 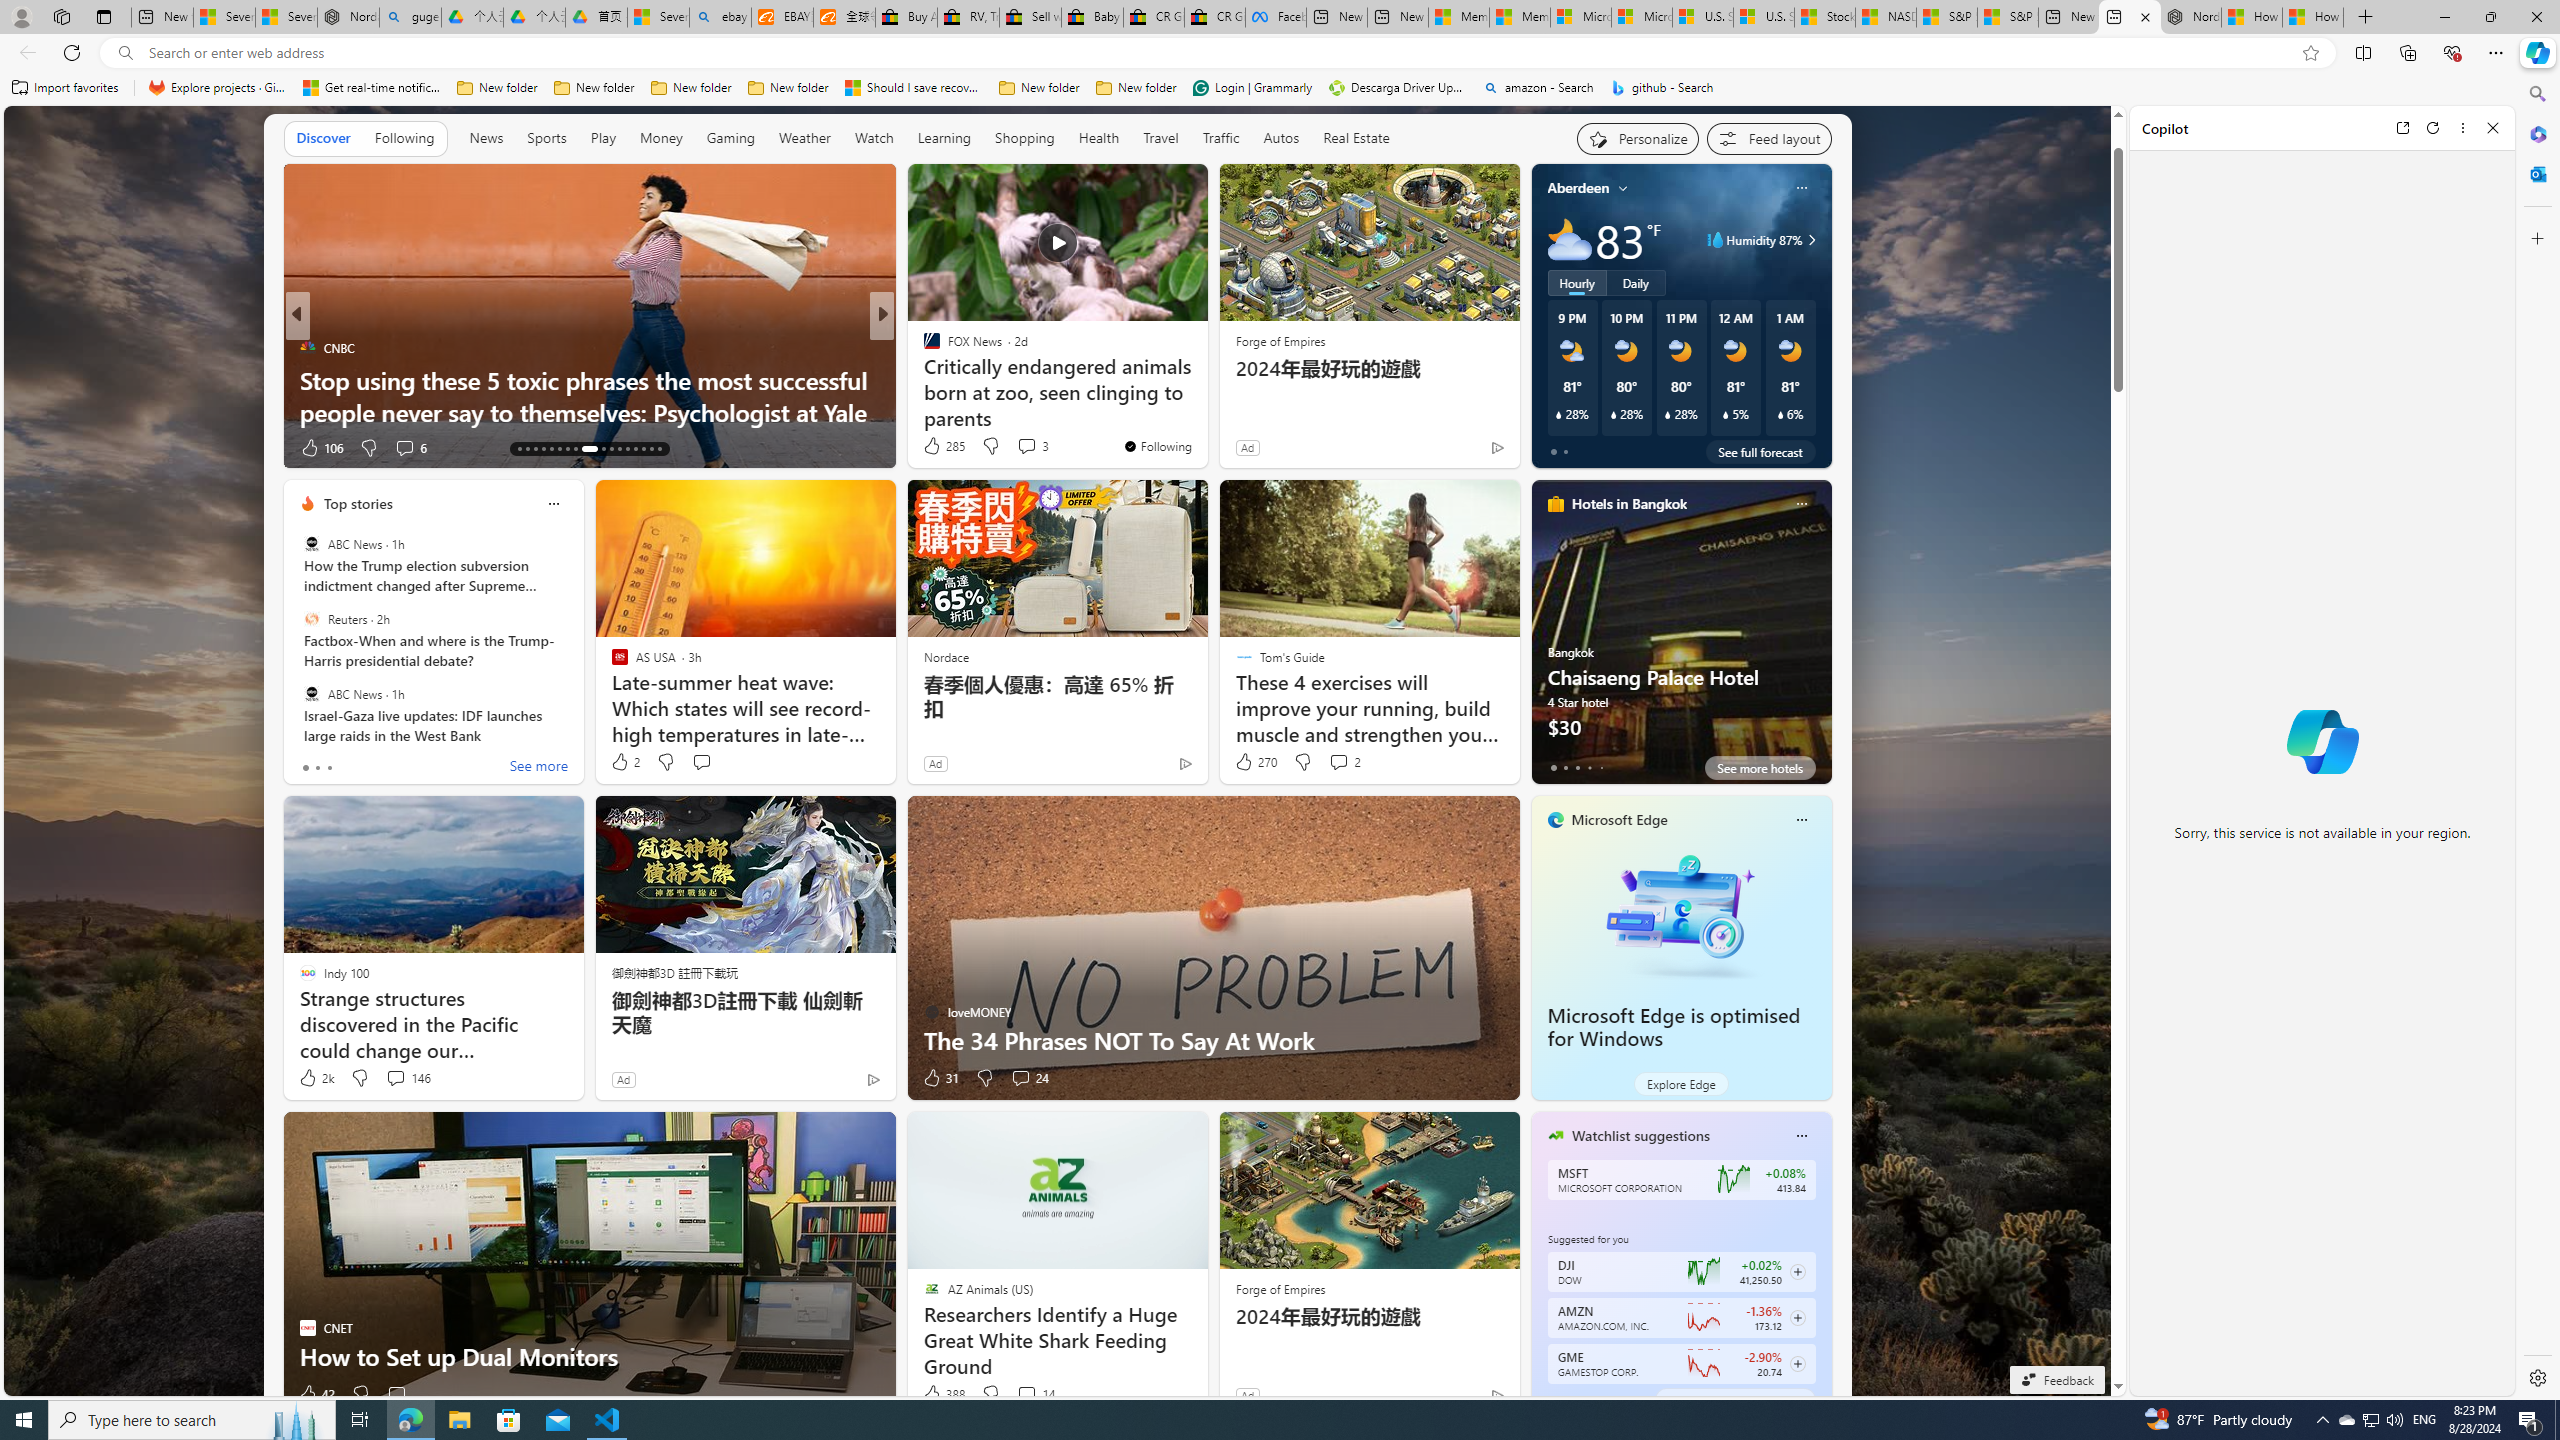 I want to click on 'Personalize your feed"', so click(x=1638, y=137).